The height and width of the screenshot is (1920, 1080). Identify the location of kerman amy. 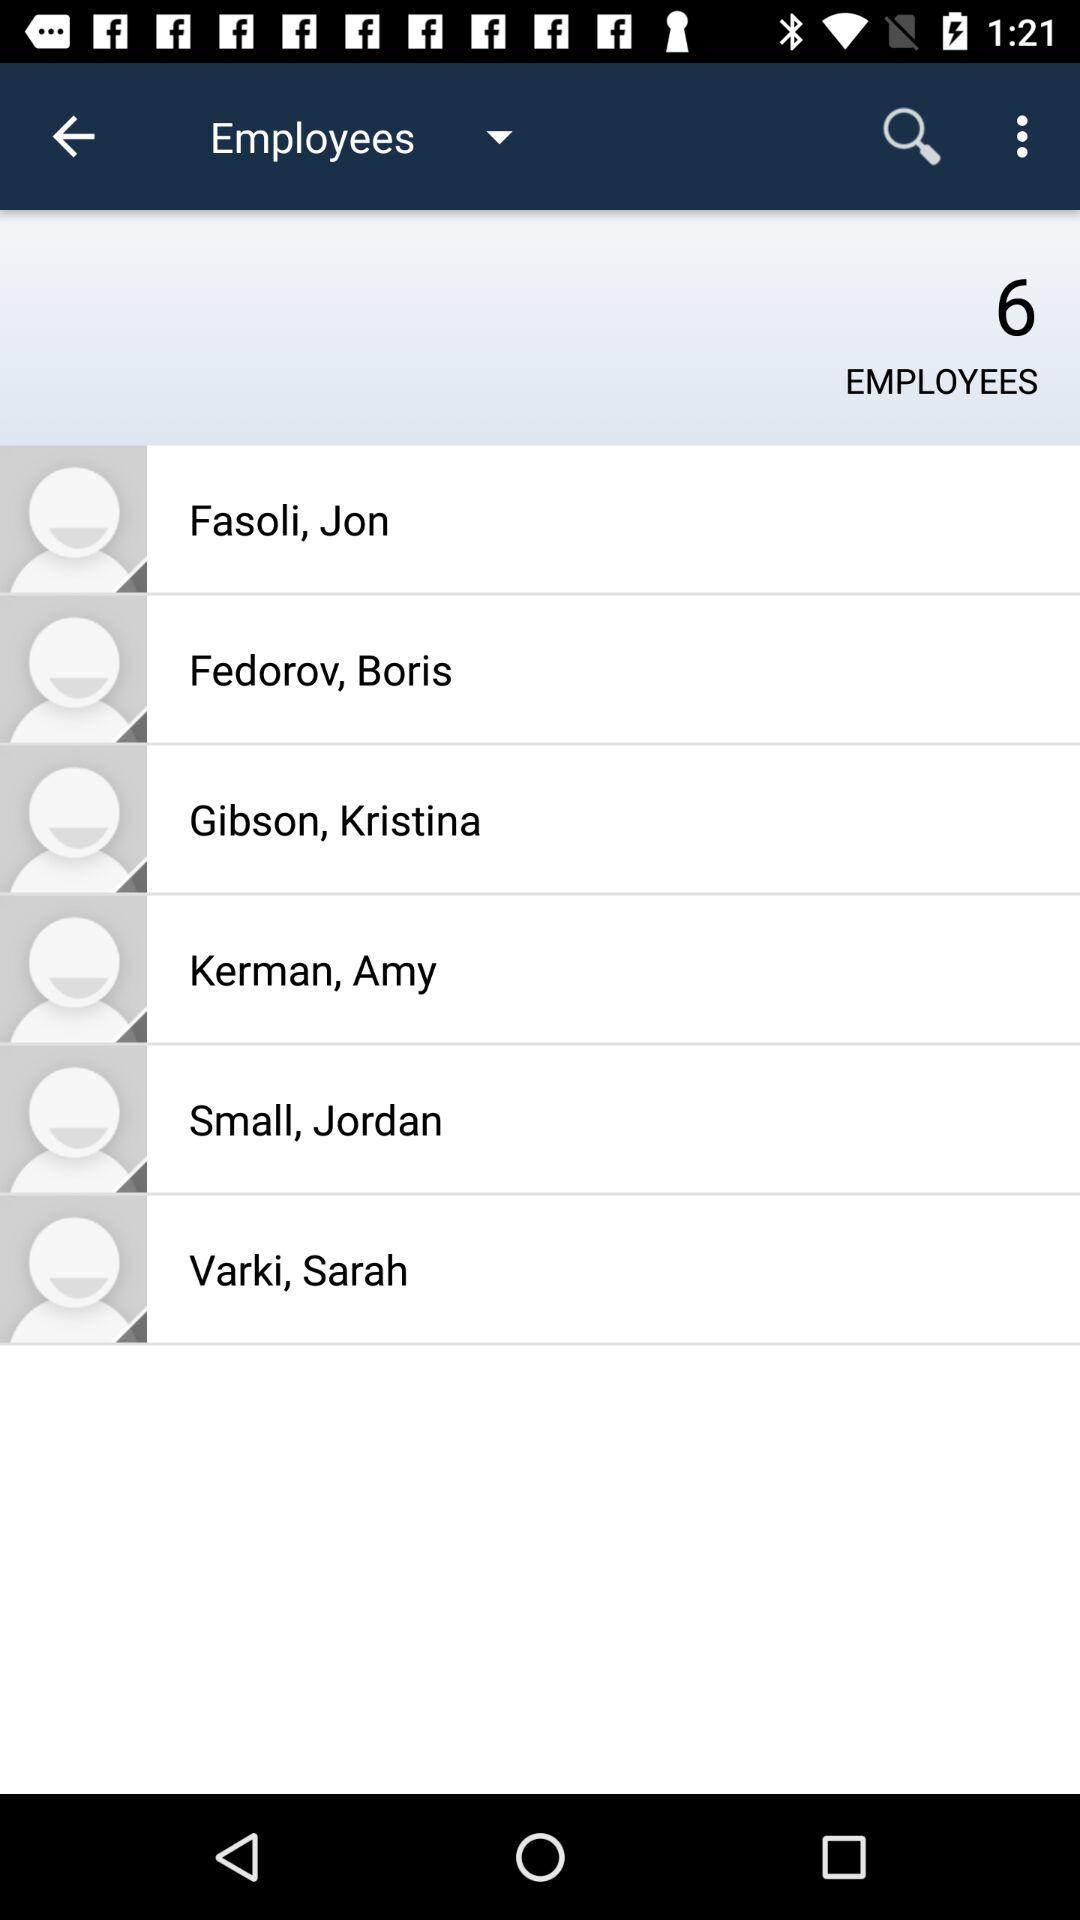
(72, 969).